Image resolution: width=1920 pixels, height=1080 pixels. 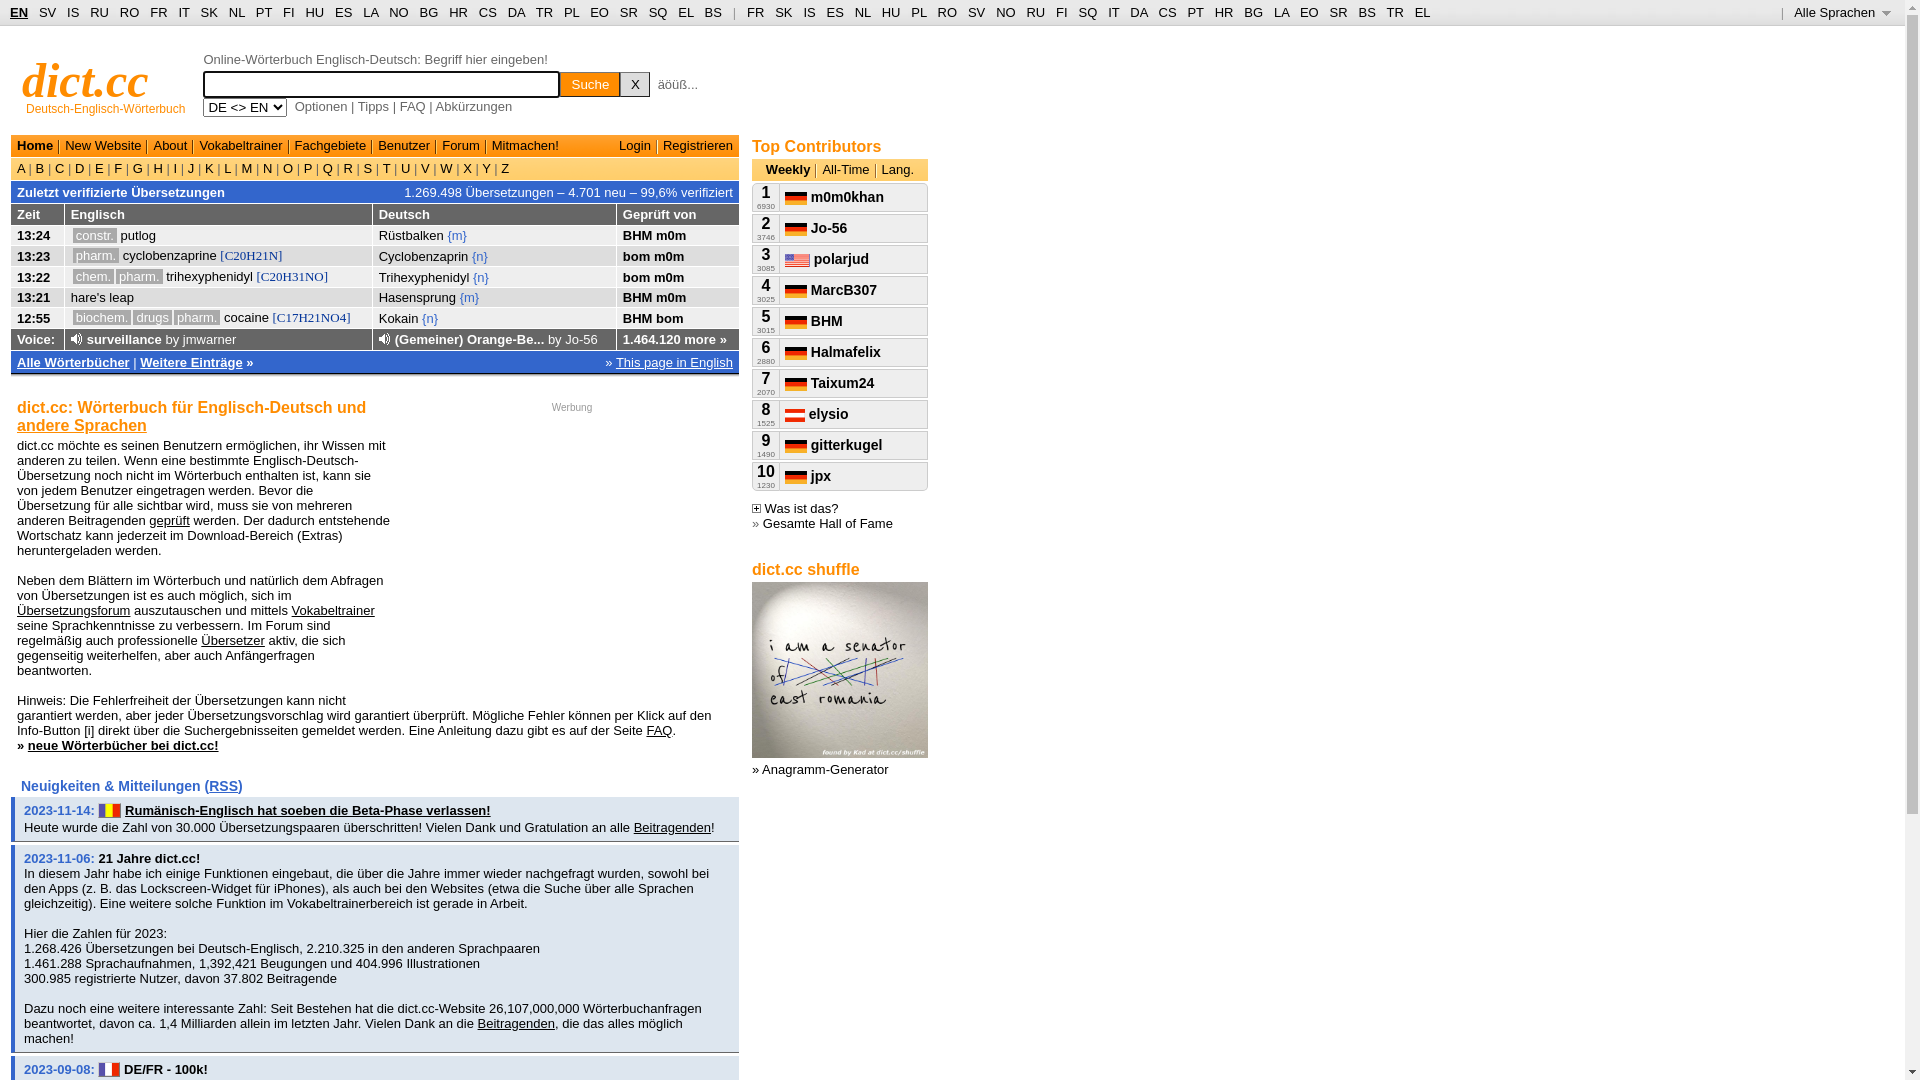 What do you see at coordinates (833, 443) in the screenshot?
I see `'gitterkugel'` at bounding box center [833, 443].